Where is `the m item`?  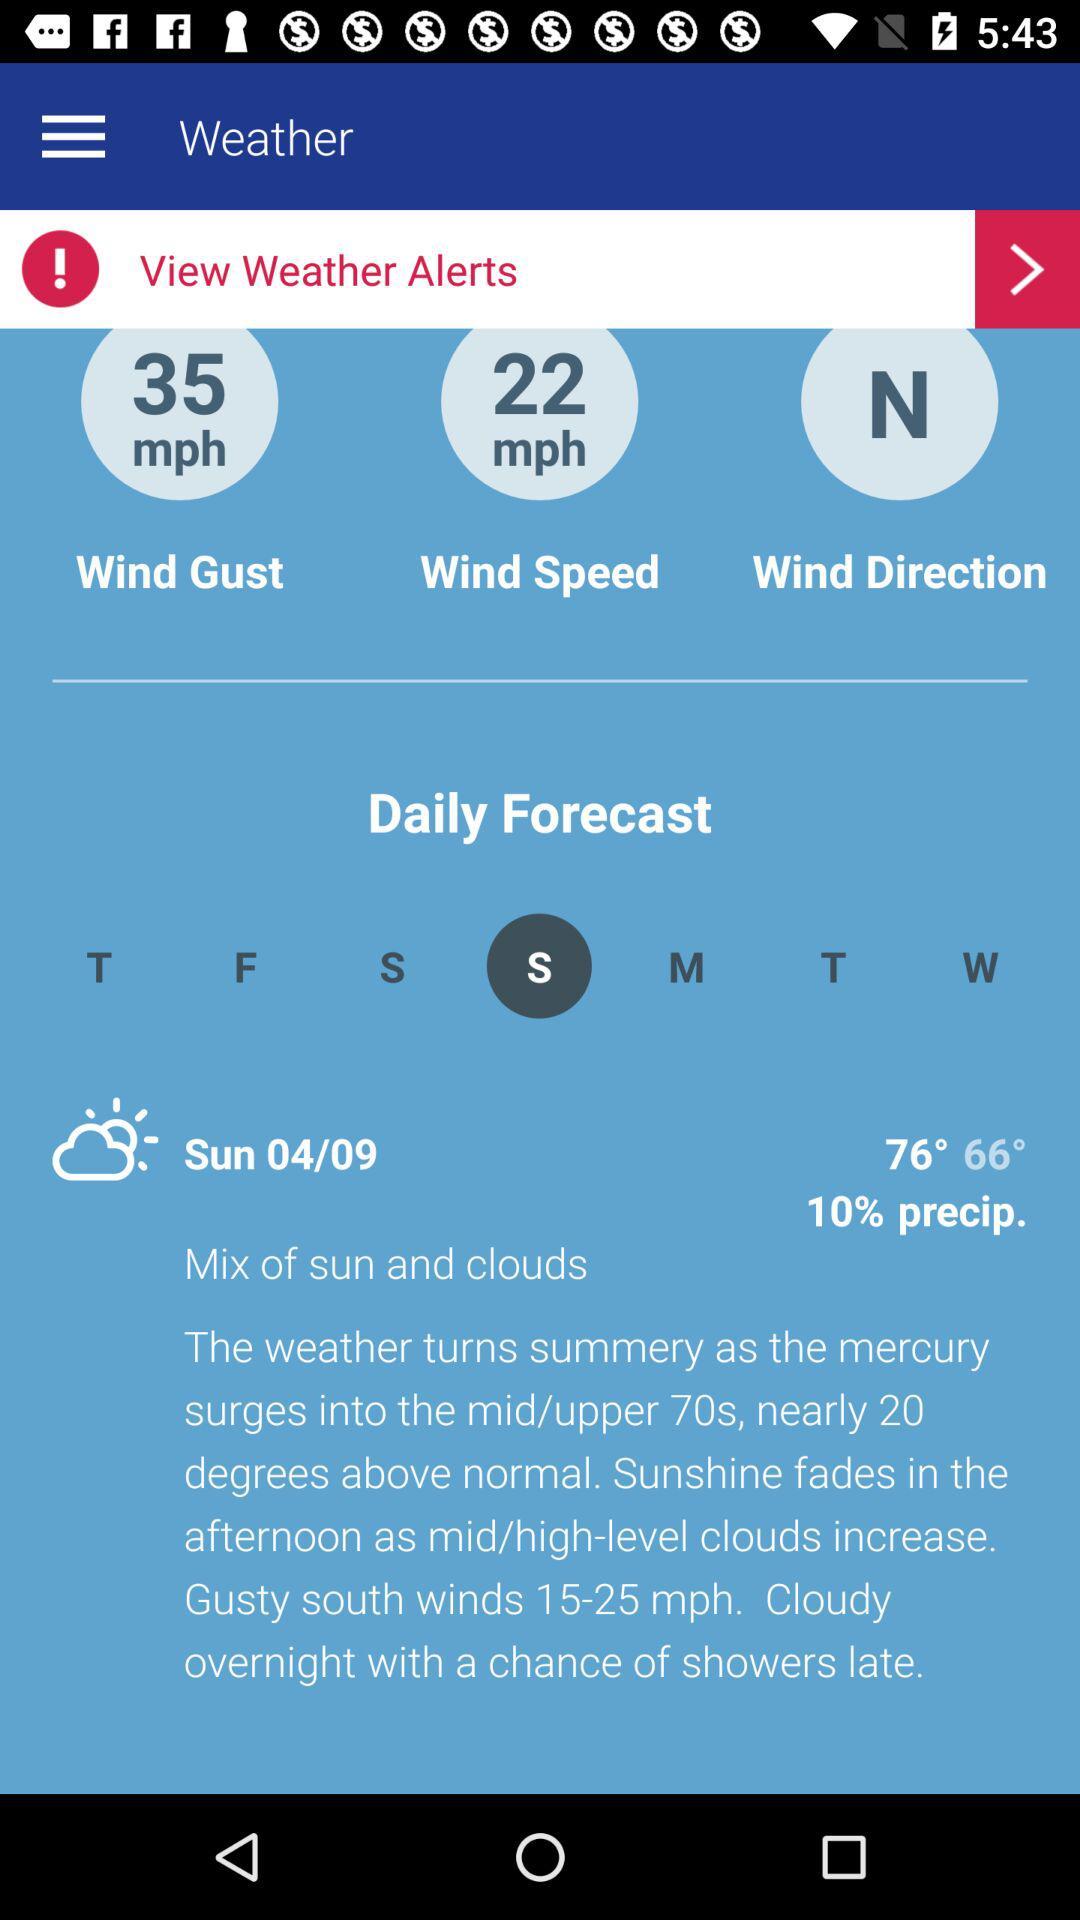 the m item is located at coordinates (685, 965).